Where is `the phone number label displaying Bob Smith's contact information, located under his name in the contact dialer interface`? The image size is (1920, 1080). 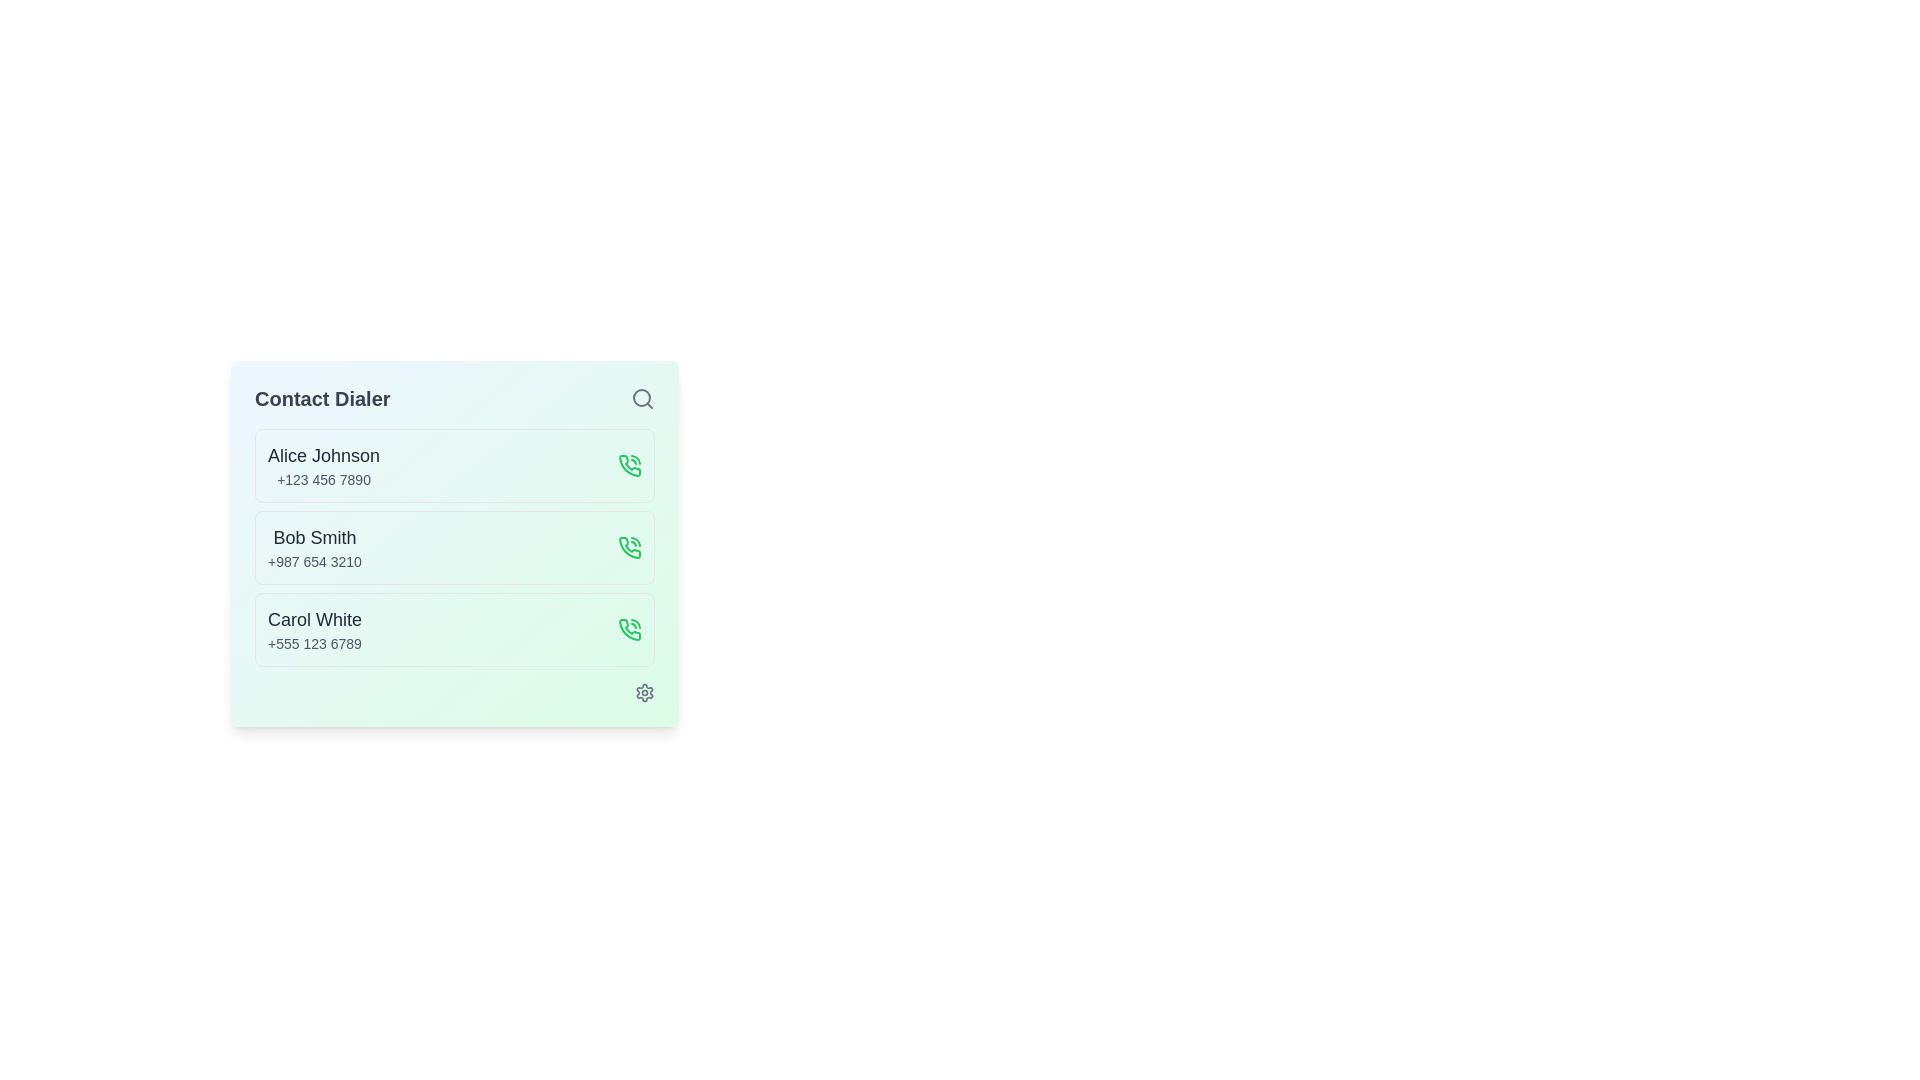 the phone number label displaying Bob Smith's contact information, located under his name in the contact dialer interface is located at coordinates (313, 562).